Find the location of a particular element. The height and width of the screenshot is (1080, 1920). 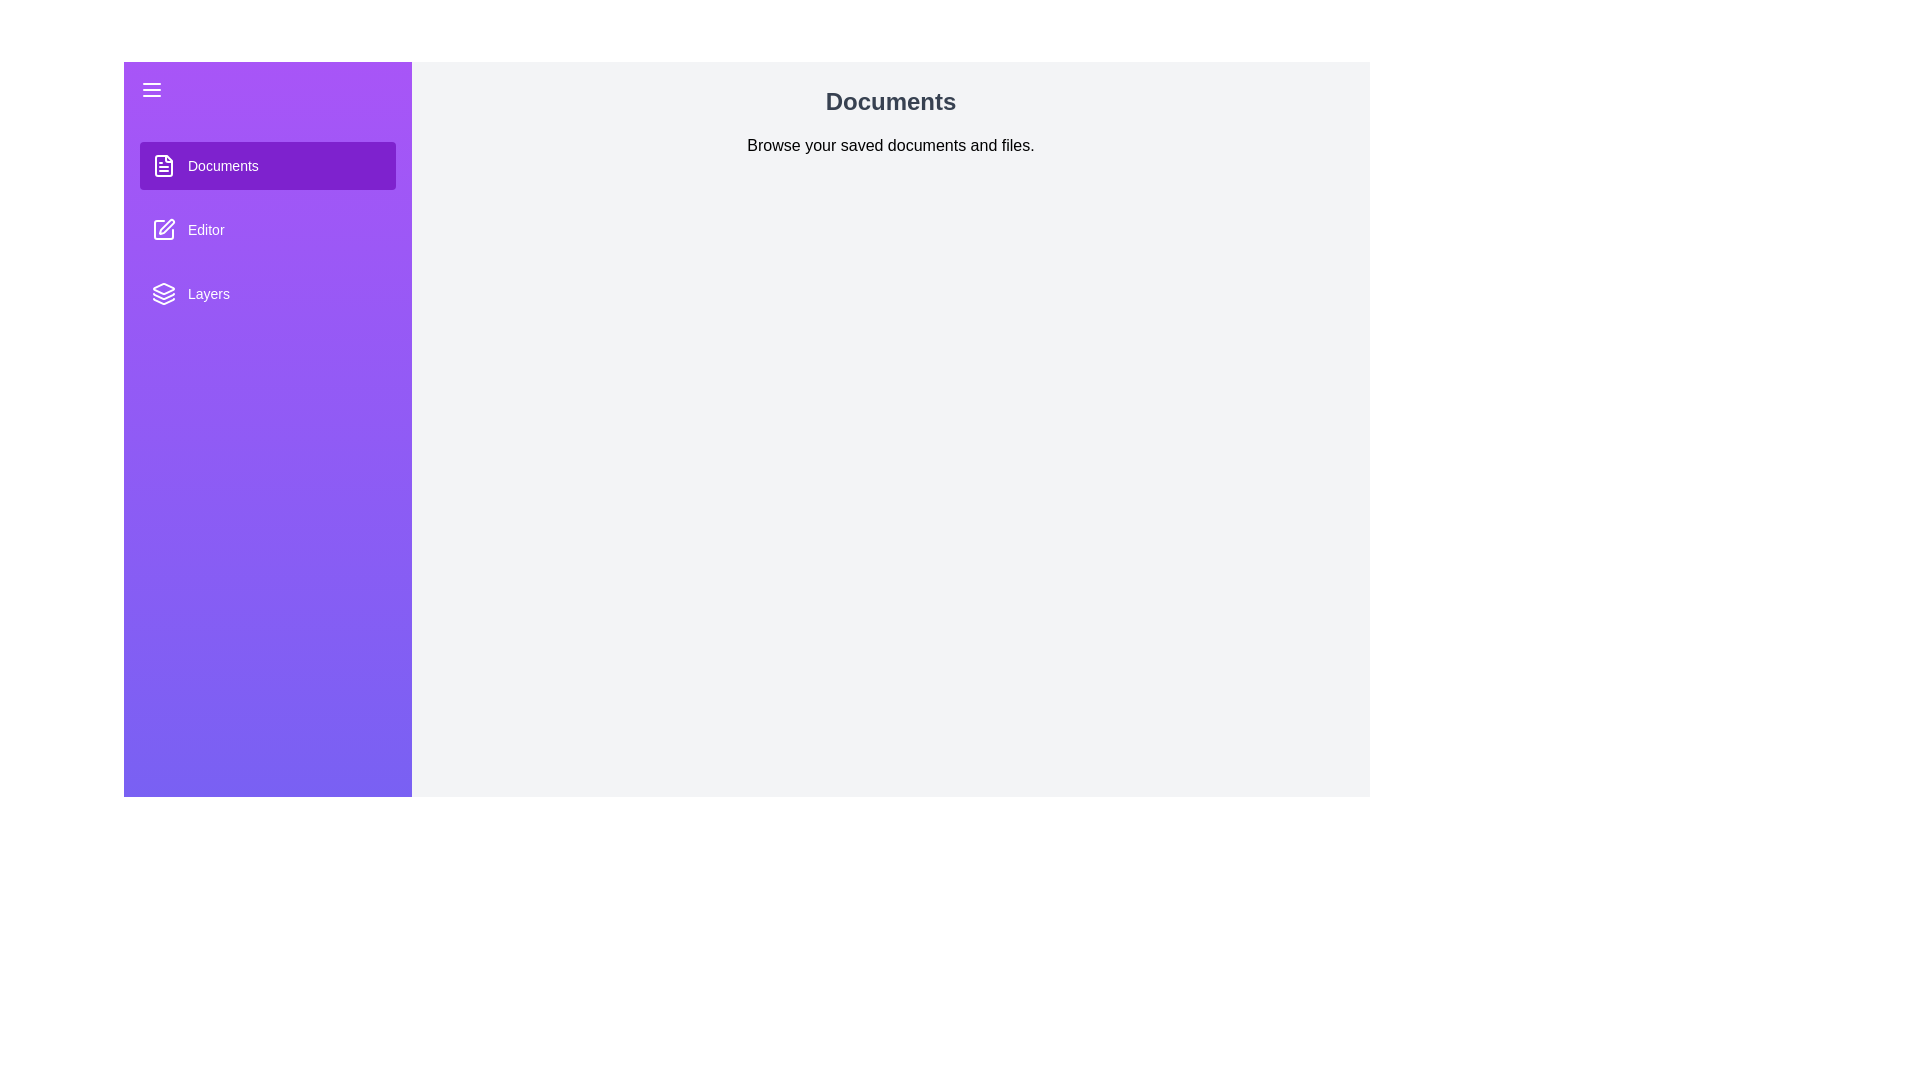

the section Documents to see its hover effect is located at coordinates (267, 164).